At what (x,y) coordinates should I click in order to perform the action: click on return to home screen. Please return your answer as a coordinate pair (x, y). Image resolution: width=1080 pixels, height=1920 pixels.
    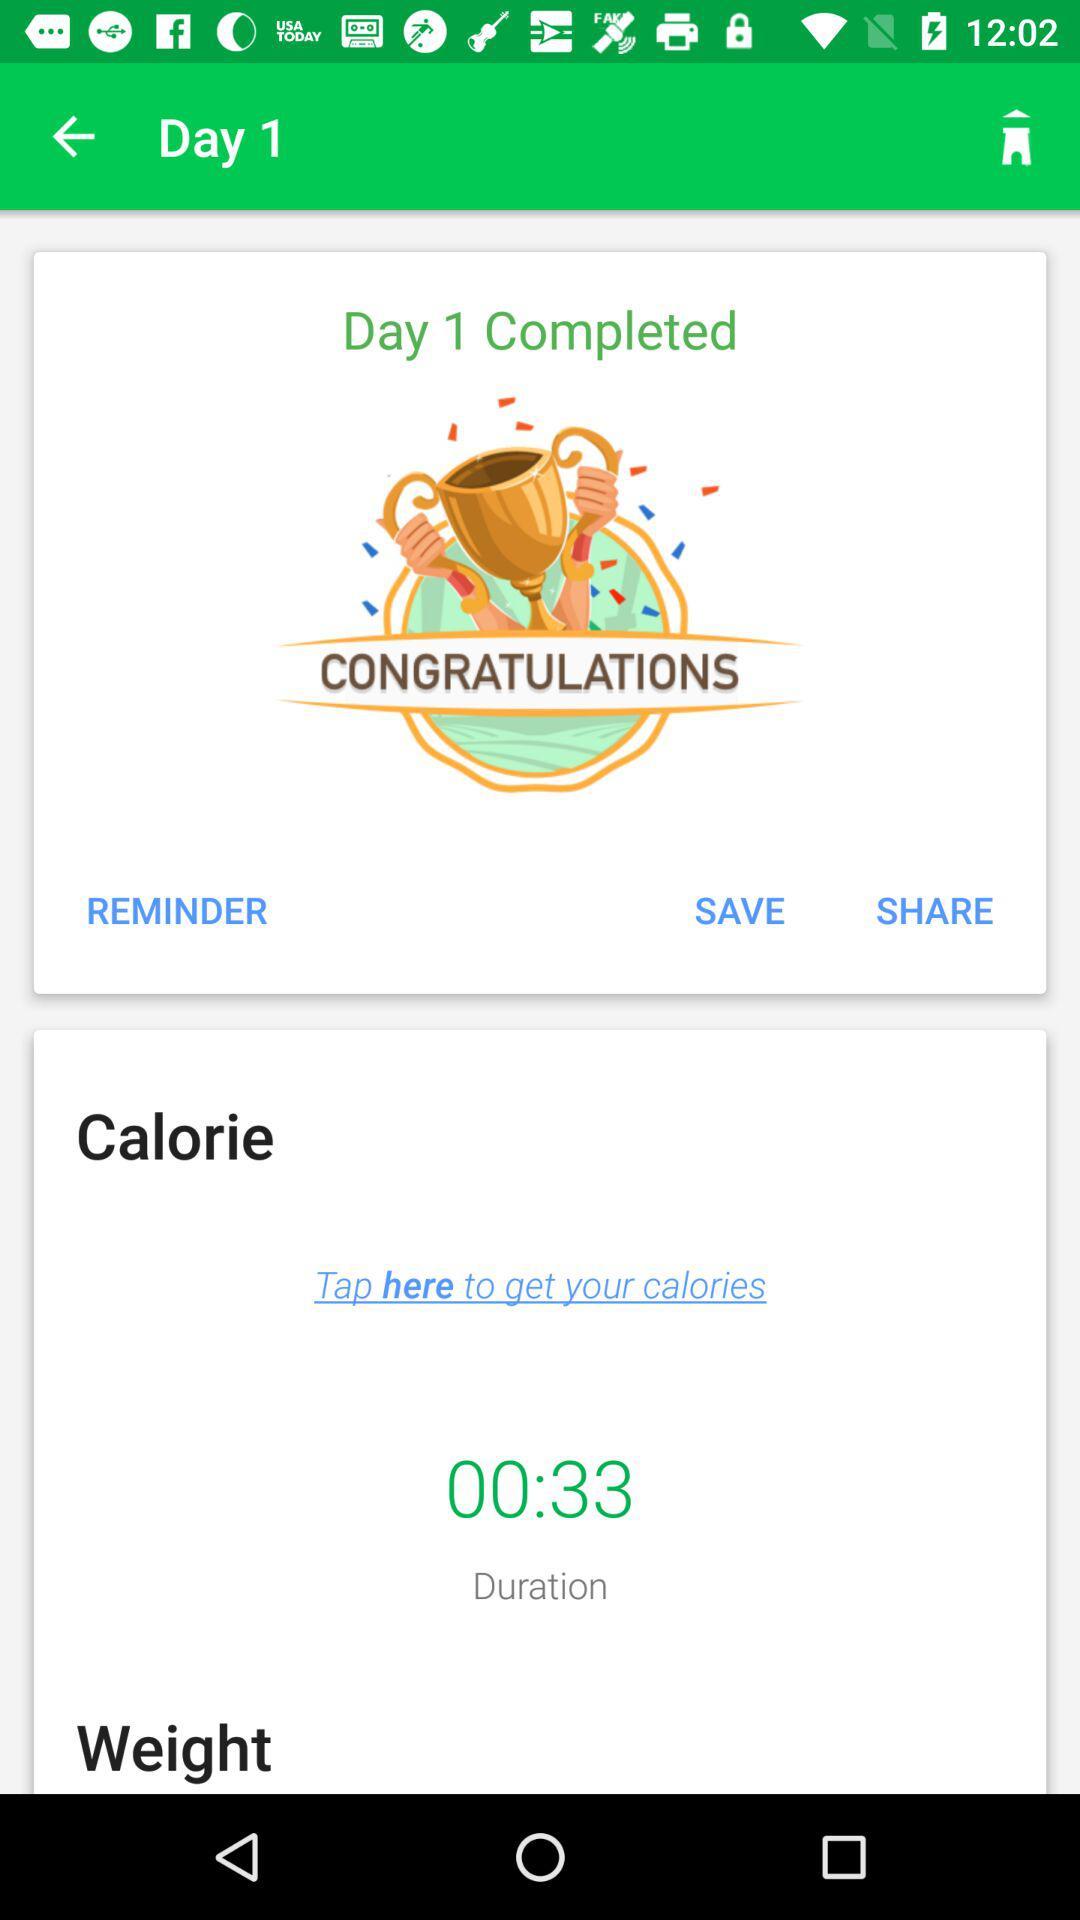
    Looking at the image, I should click on (1017, 135).